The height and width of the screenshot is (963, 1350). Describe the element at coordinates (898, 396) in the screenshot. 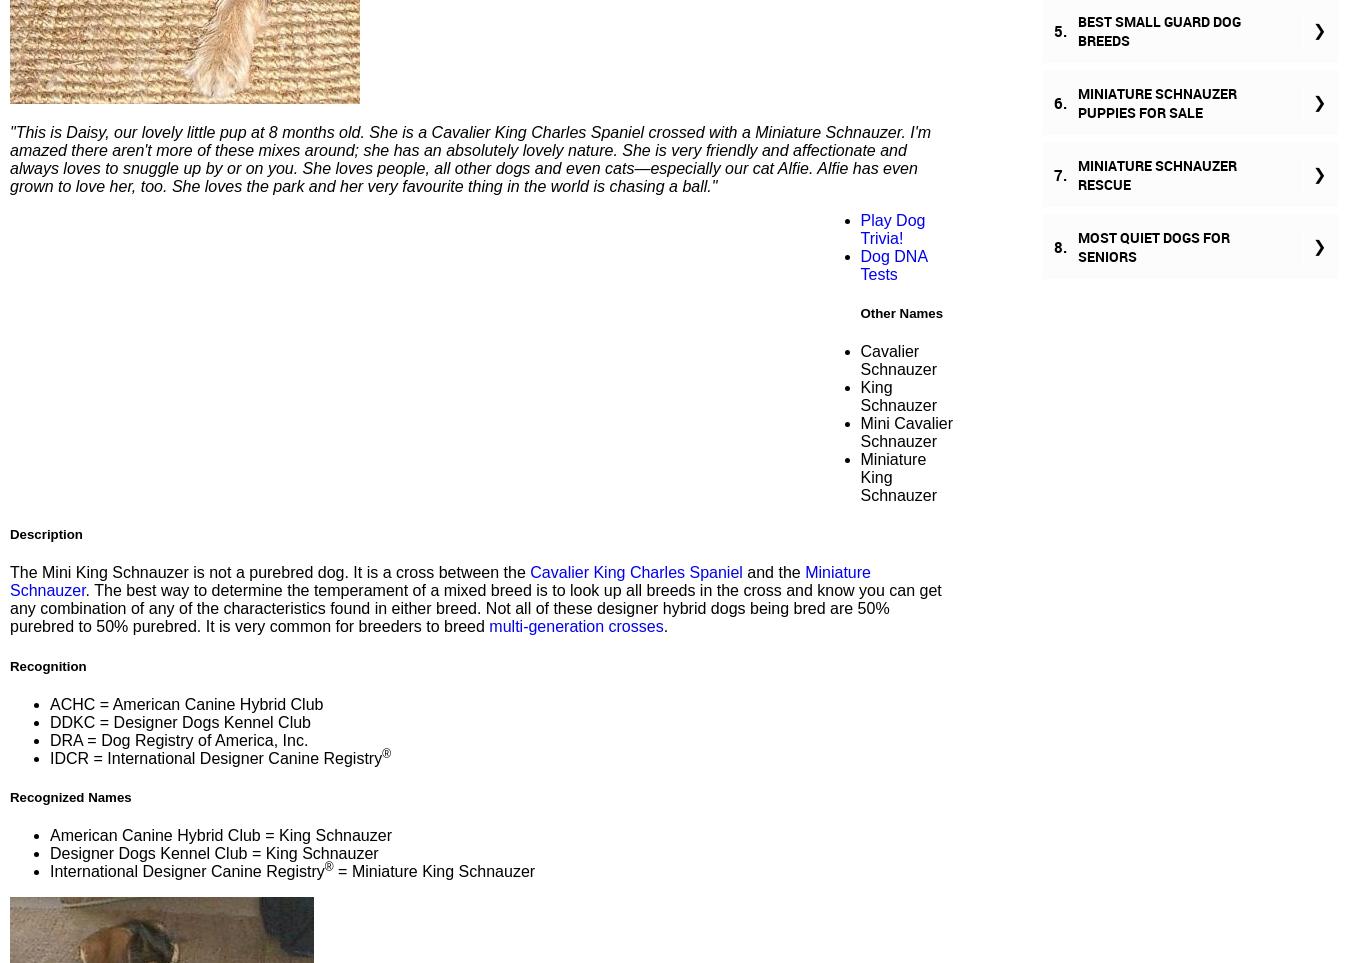

I see `'King Schnauzer'` at that location.